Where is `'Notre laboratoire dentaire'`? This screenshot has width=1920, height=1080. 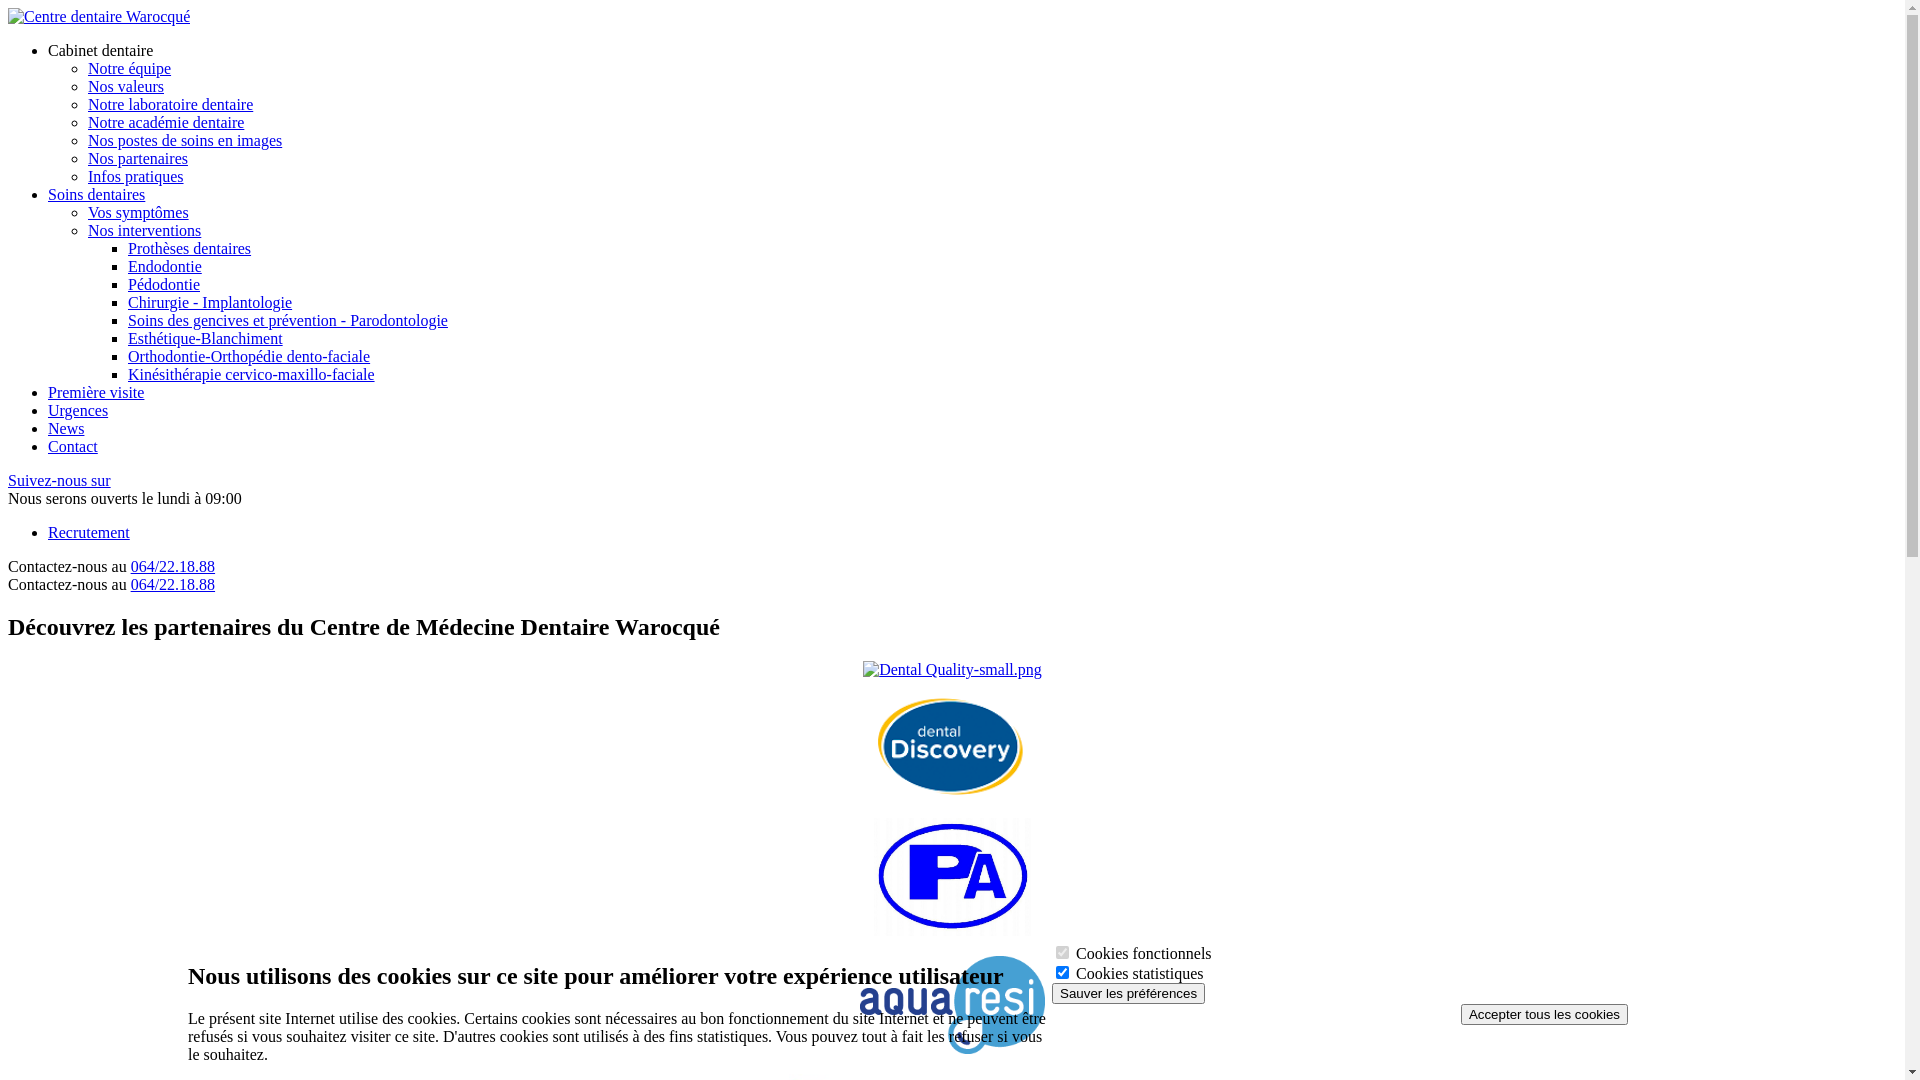
'Notre laboratoire dentaire' is located at coordinates (170, 104).